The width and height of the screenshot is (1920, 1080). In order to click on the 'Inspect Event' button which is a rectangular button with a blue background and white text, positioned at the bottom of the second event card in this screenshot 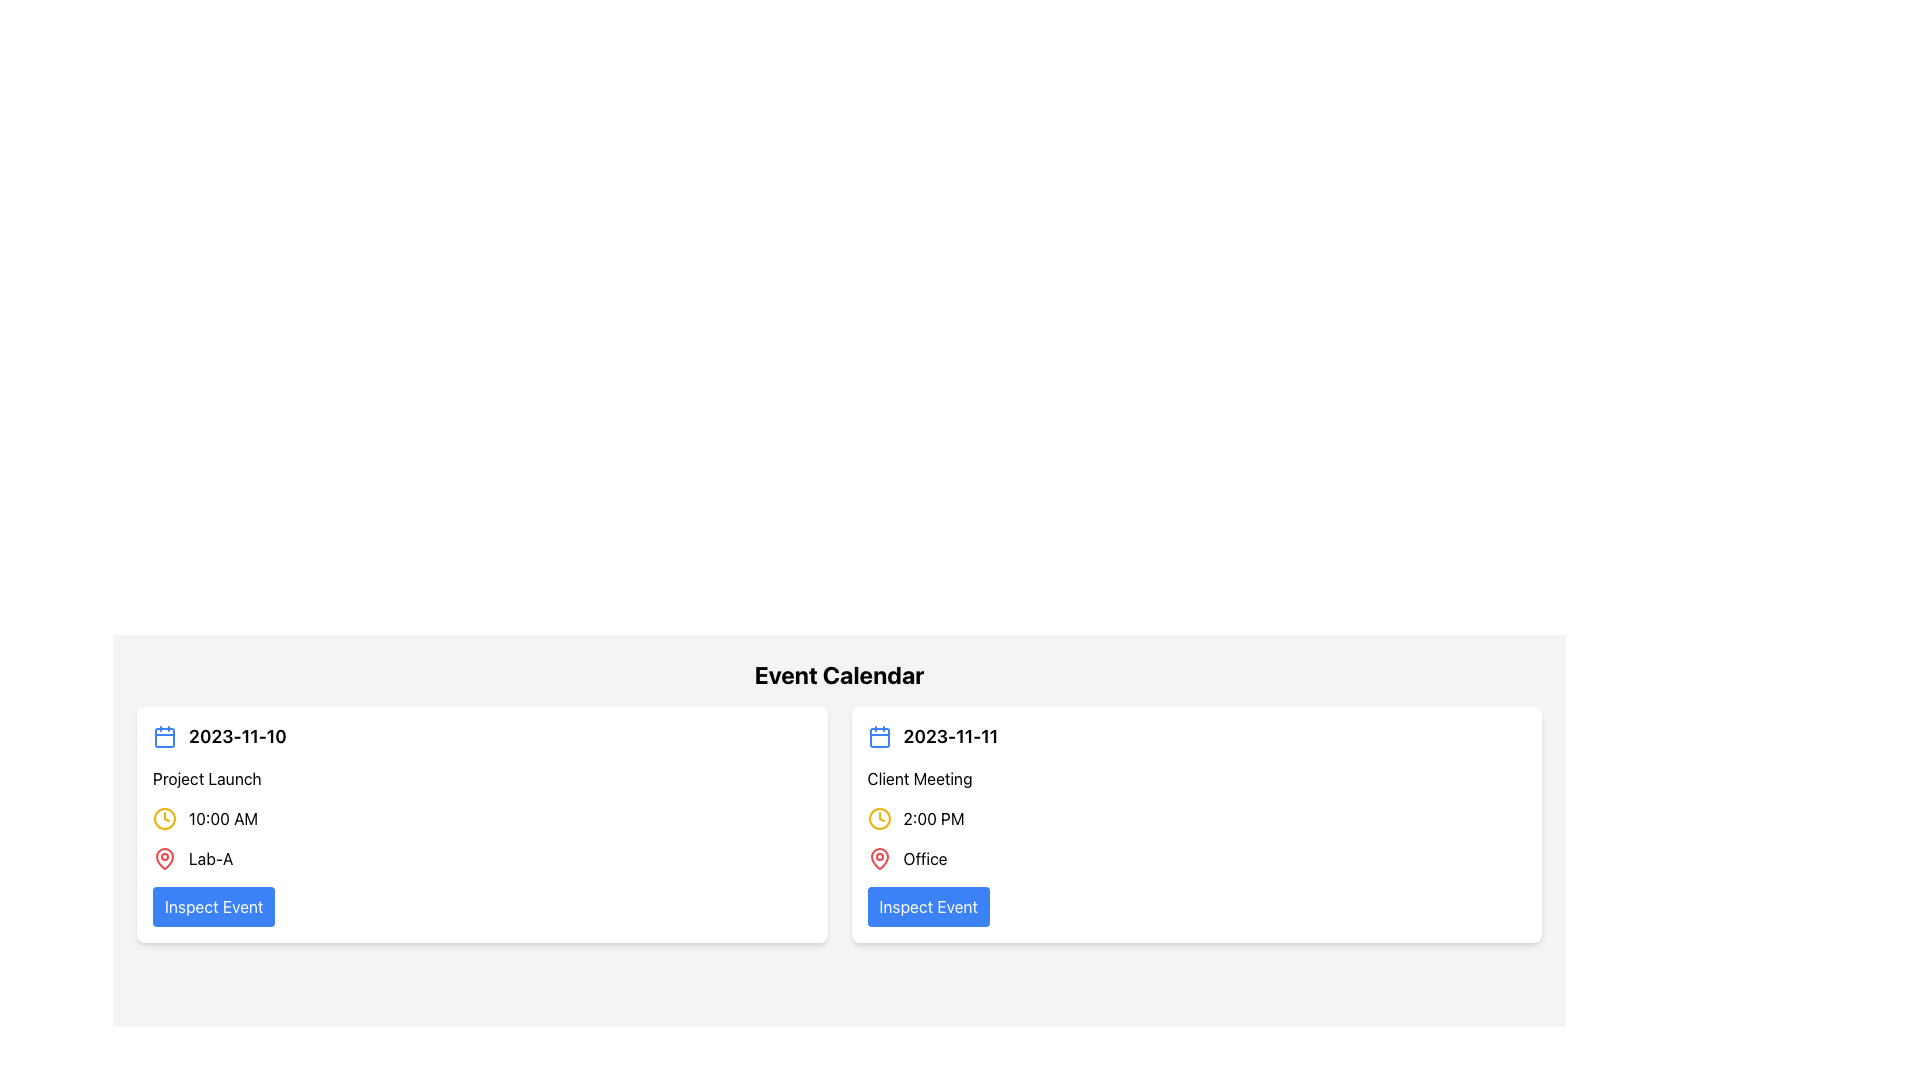, I will do `click(927, 906)`.